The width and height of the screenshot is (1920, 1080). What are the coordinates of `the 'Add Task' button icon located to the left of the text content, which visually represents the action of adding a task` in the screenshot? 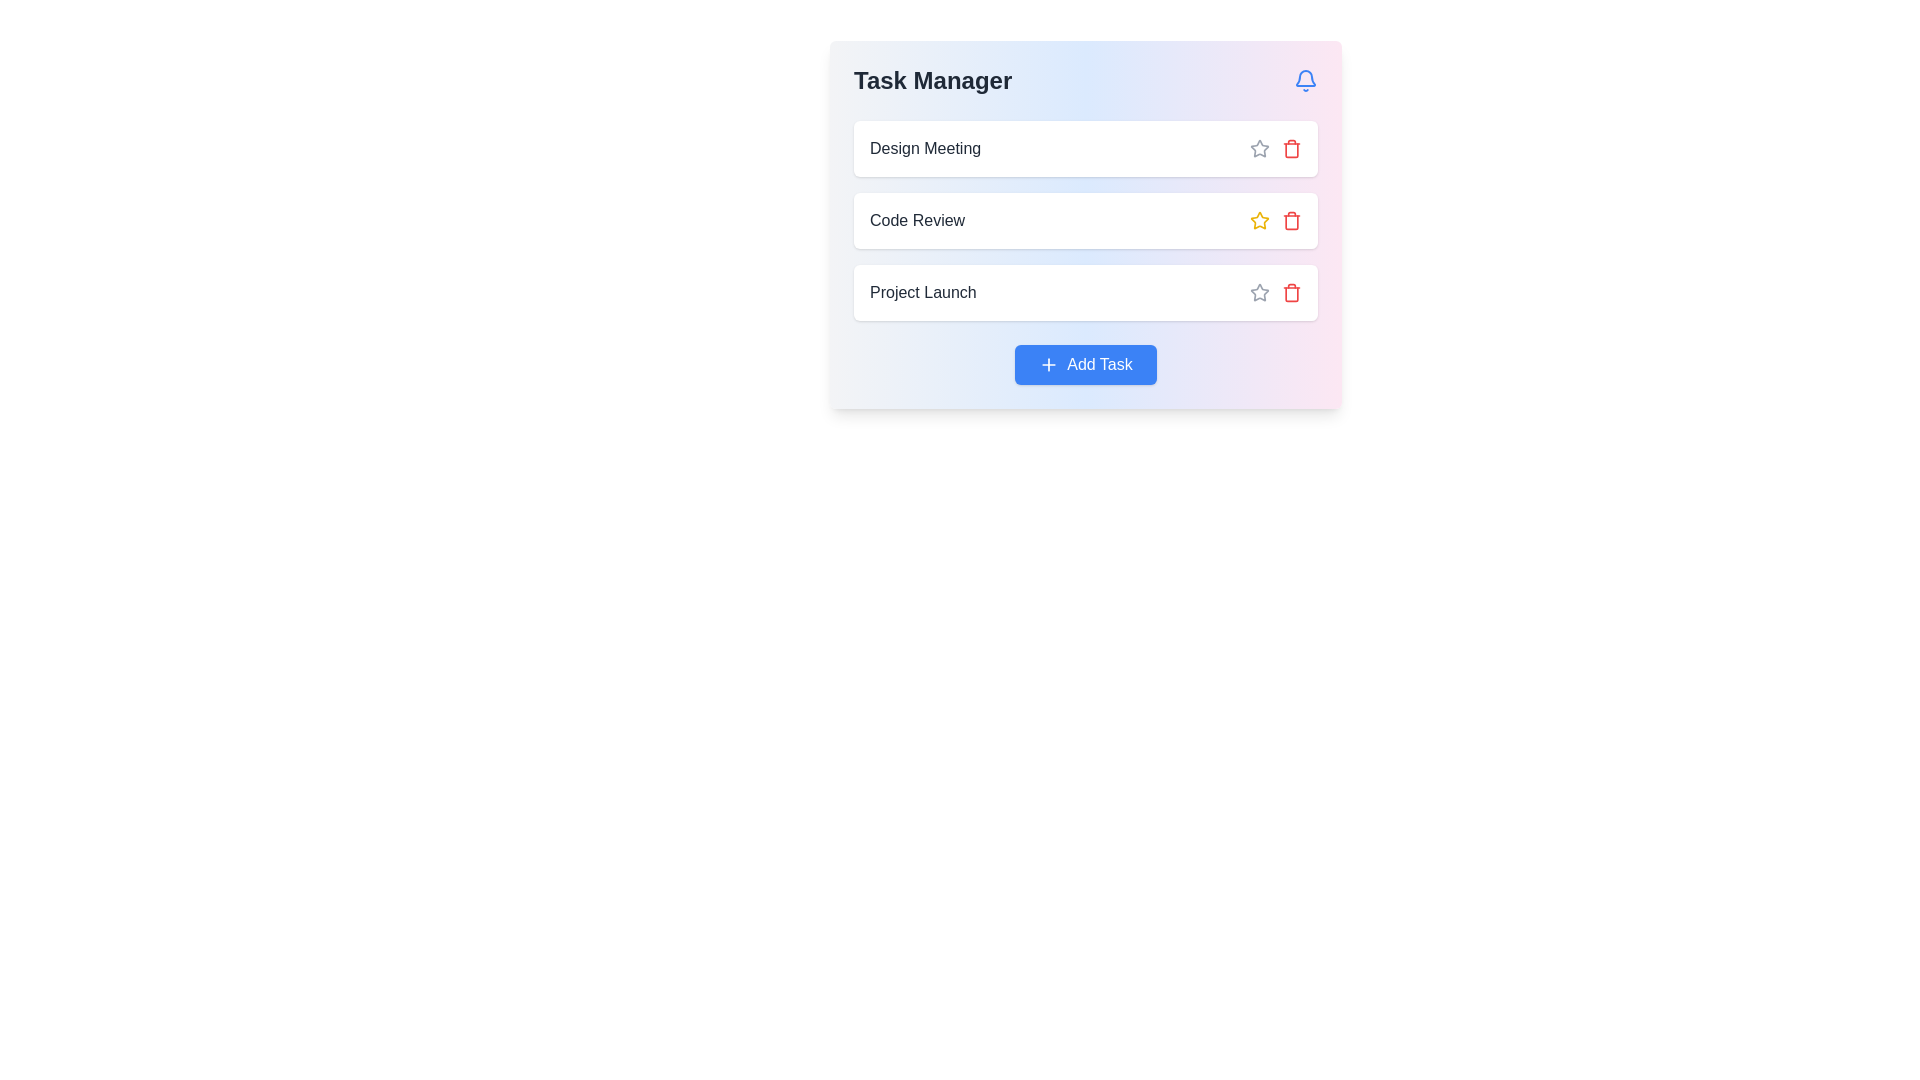 It's located at (1048, 365).